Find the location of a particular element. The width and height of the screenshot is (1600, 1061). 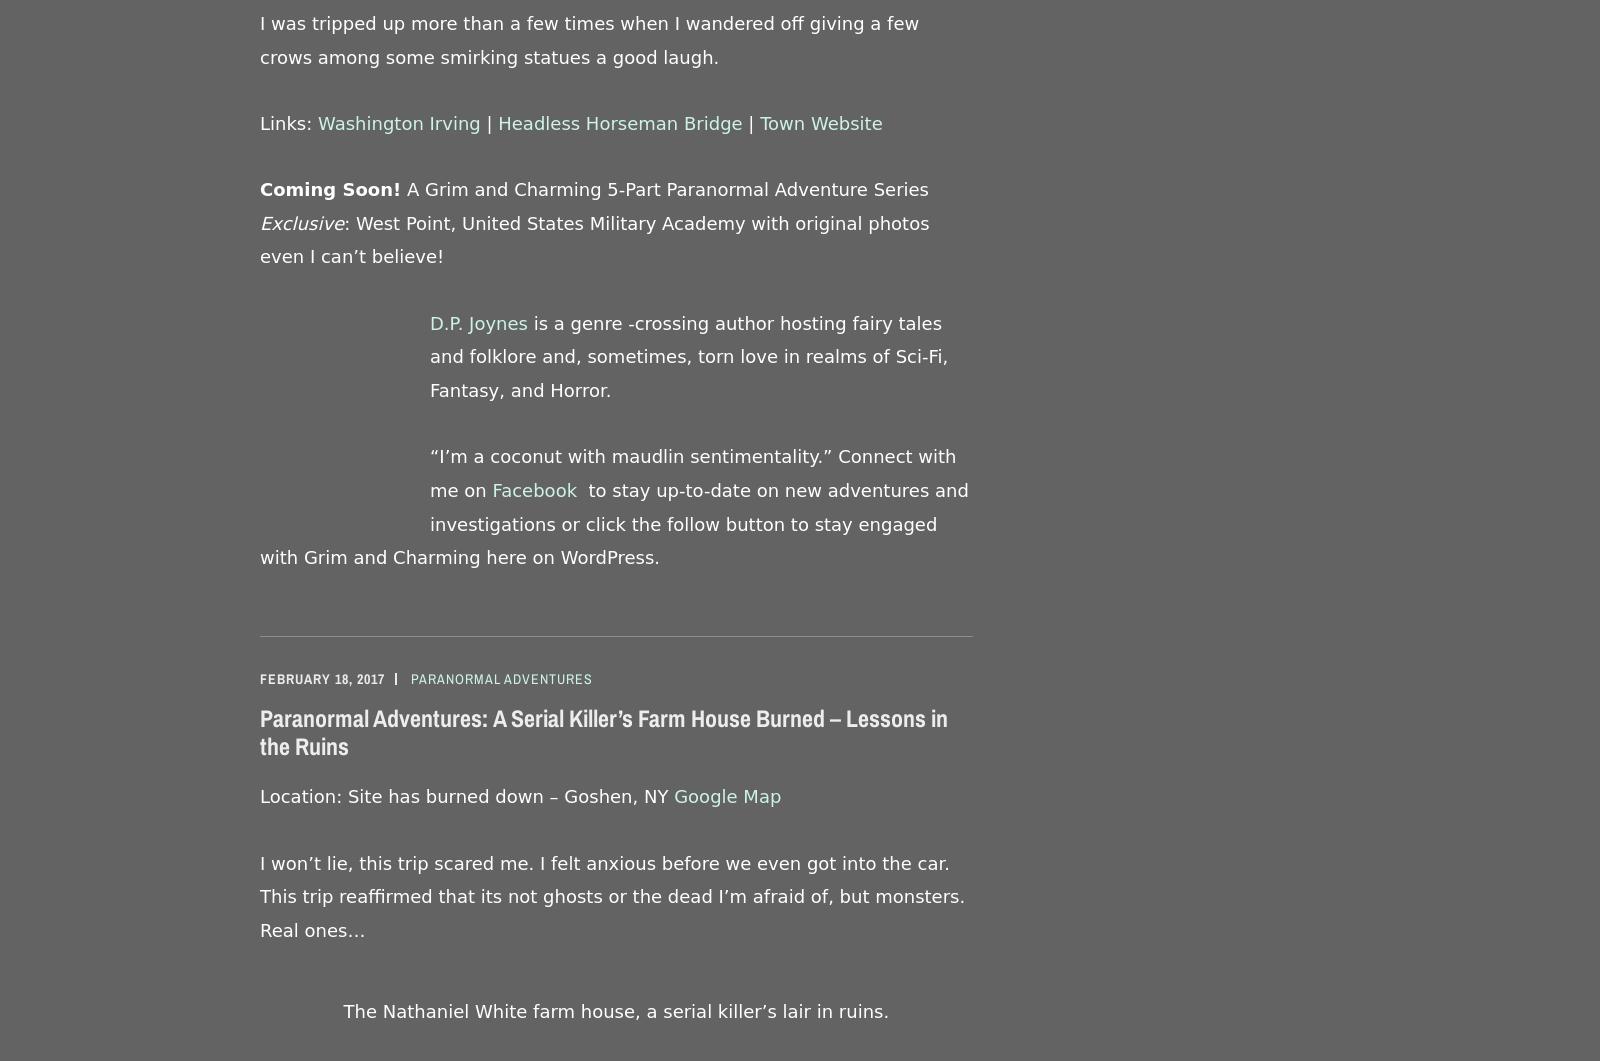

'Location: Site has burned down – Goshen, NY' is located at coordinates (260, 796).